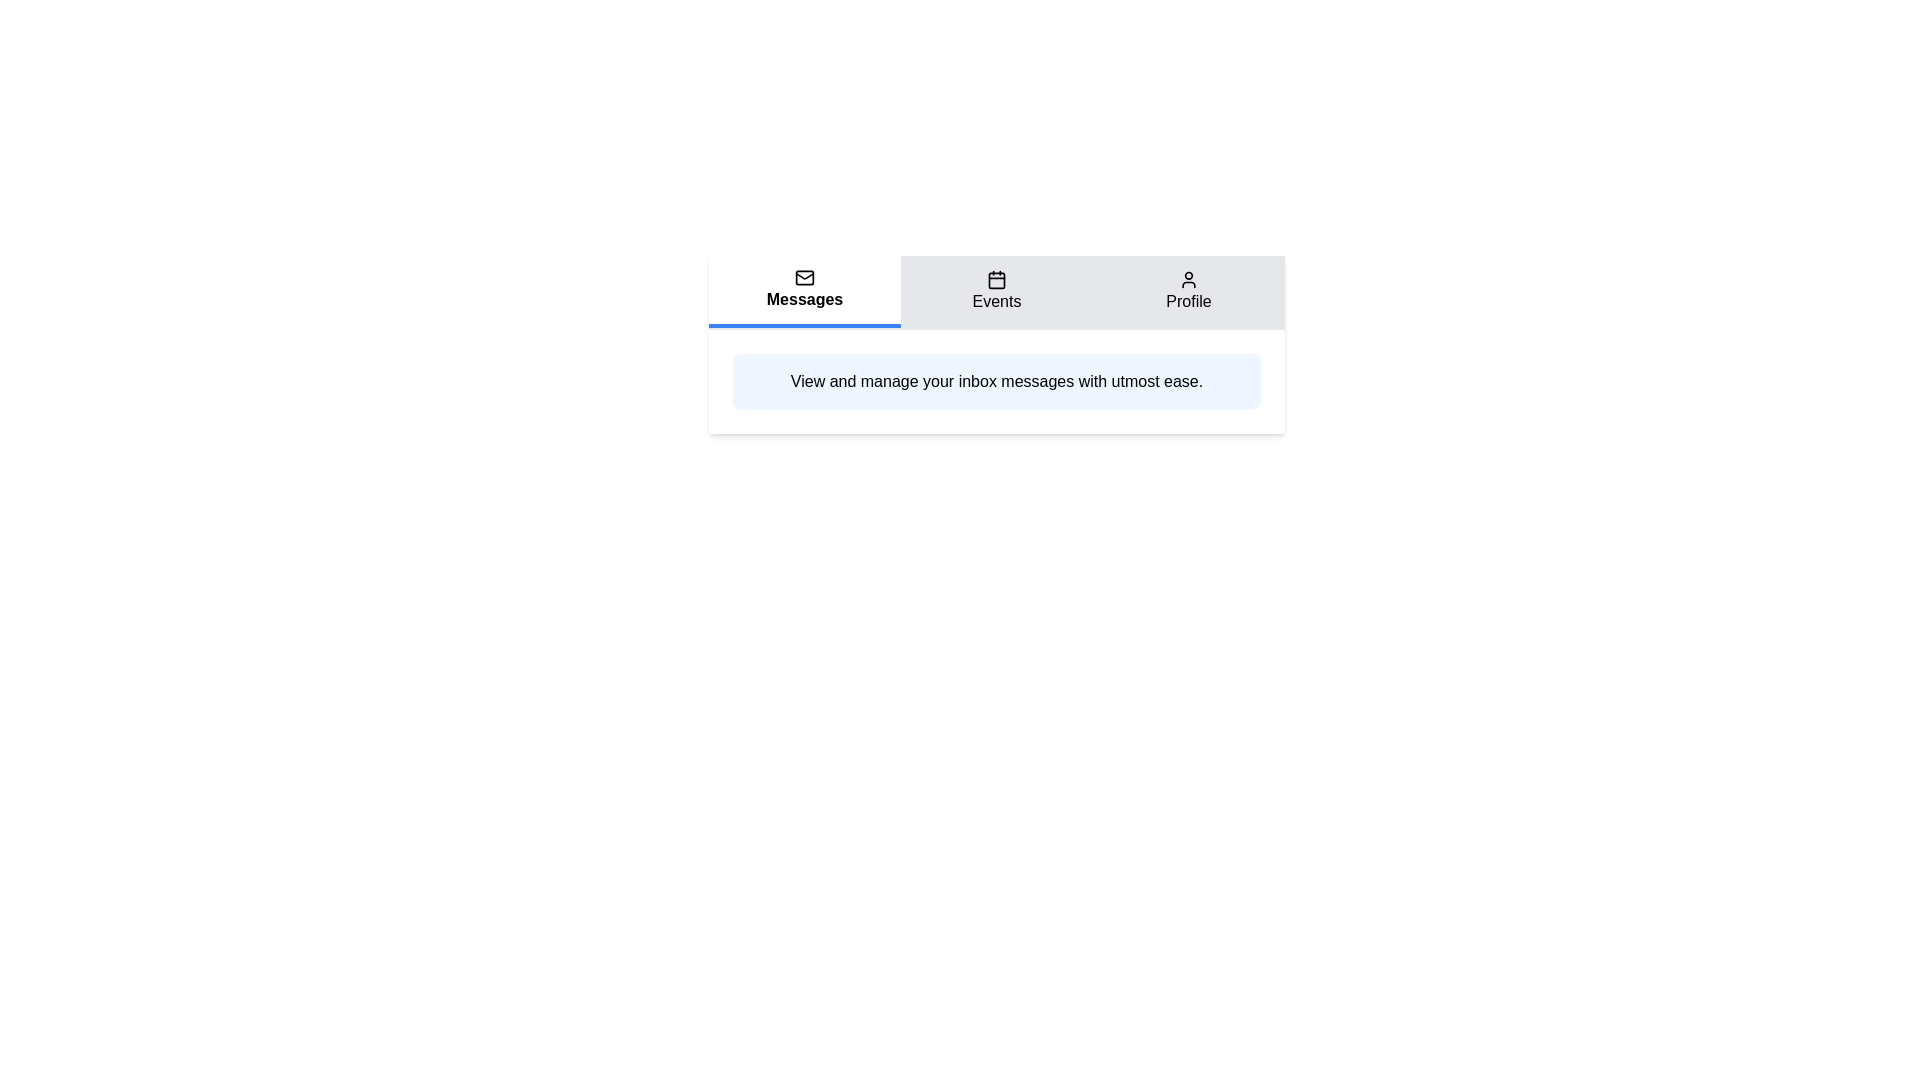 This screenshot has height=1080, width=1920. Describe the element at coordinates (997, 292) in the screenshot. I see `the tab labeled Events to observe the hover effect` at that location.